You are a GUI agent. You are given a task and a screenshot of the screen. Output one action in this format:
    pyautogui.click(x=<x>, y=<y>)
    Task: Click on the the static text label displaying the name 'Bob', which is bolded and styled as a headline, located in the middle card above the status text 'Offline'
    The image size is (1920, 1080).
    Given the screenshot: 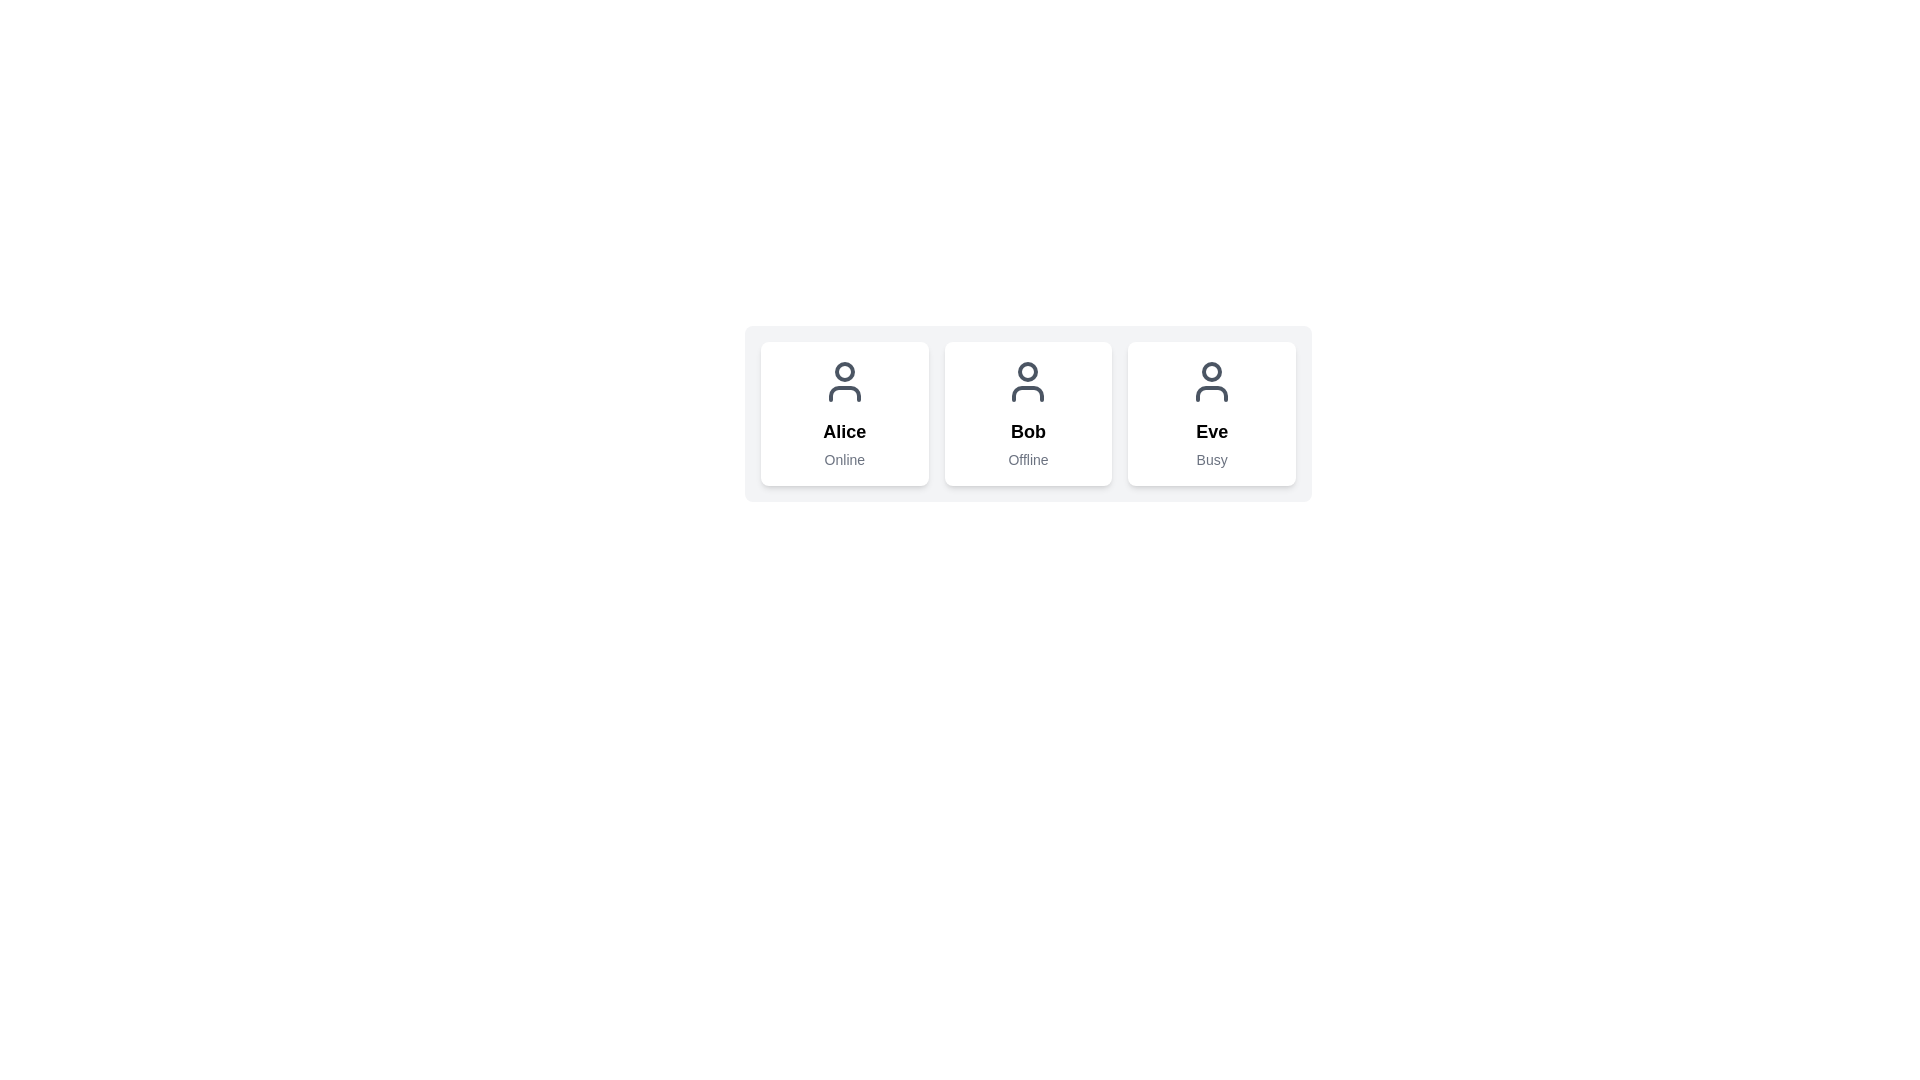 What is the action you would take?
    pyautogui.click(x=1028, y=431)
    